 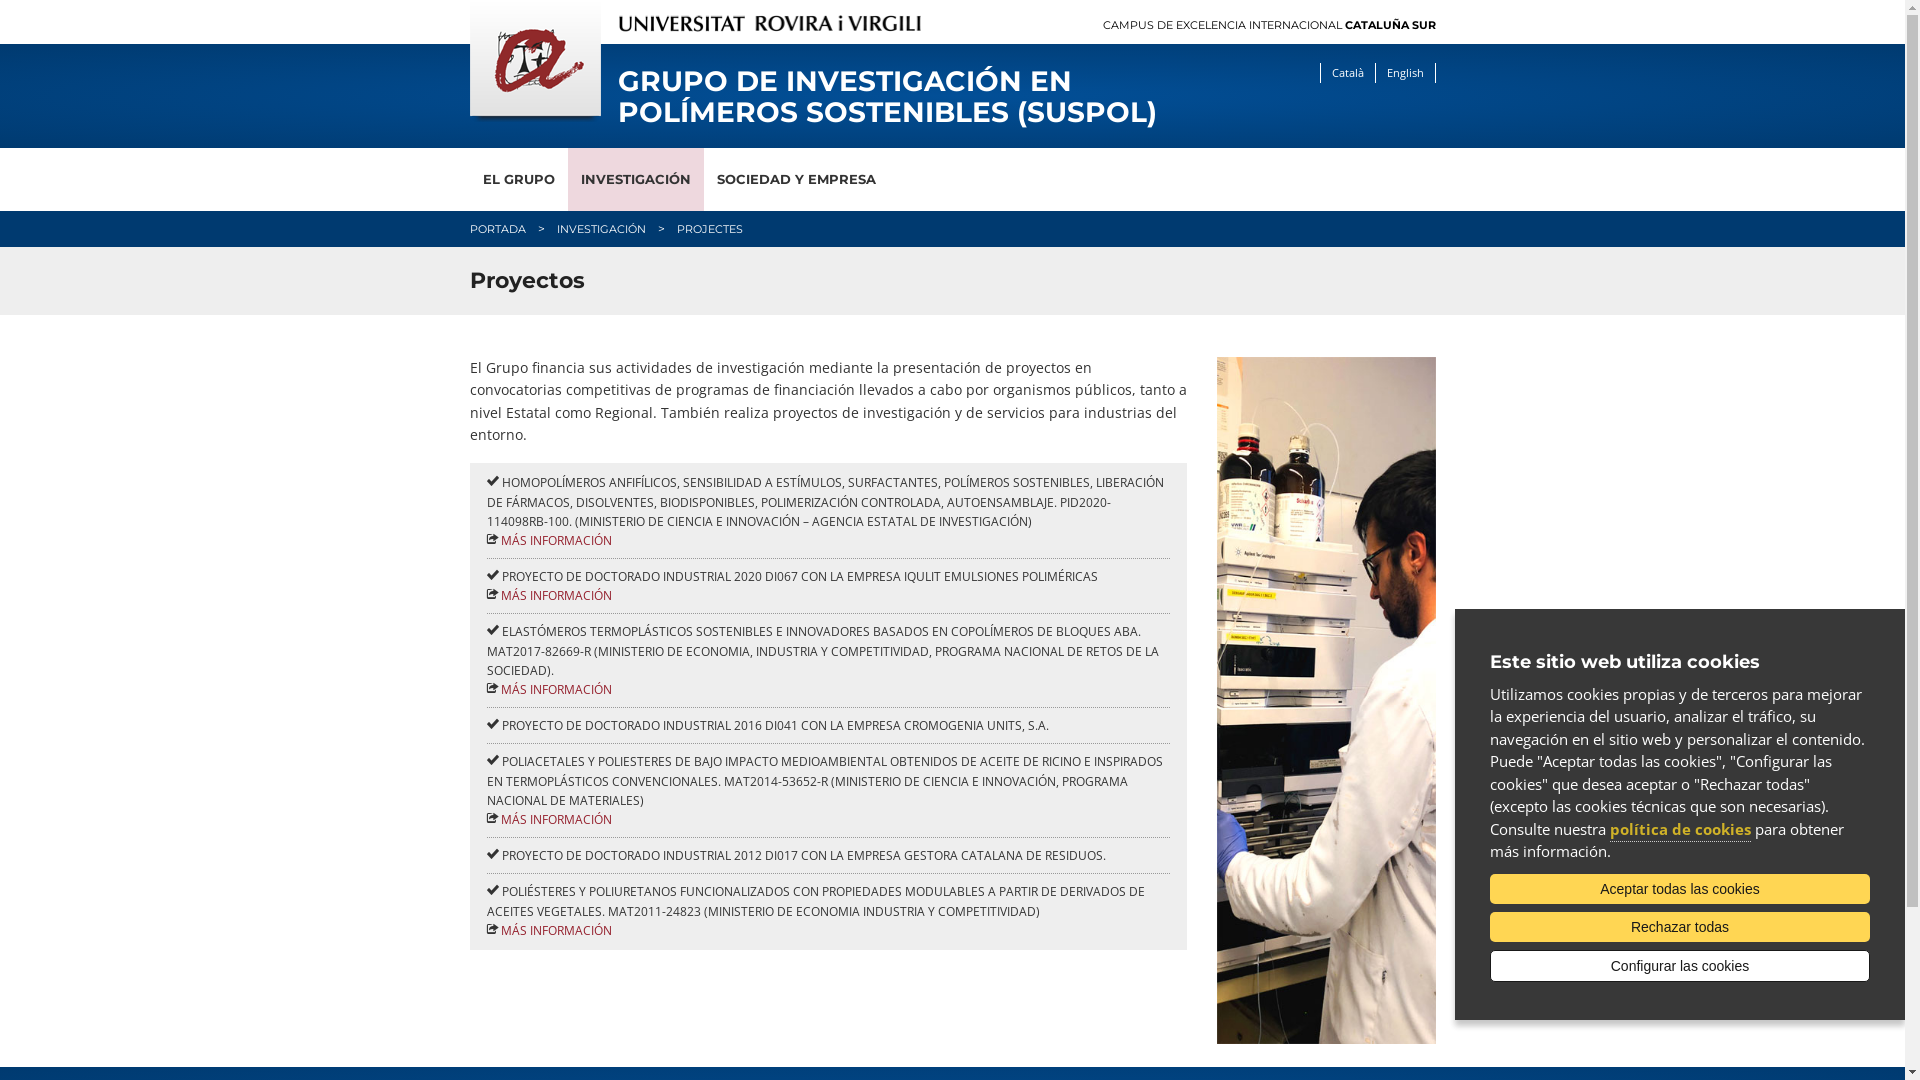 What do you see at coordinates (518, 178) in the screenshot?
I see `'EL GRUPO'` at bounding box center [518, 178].